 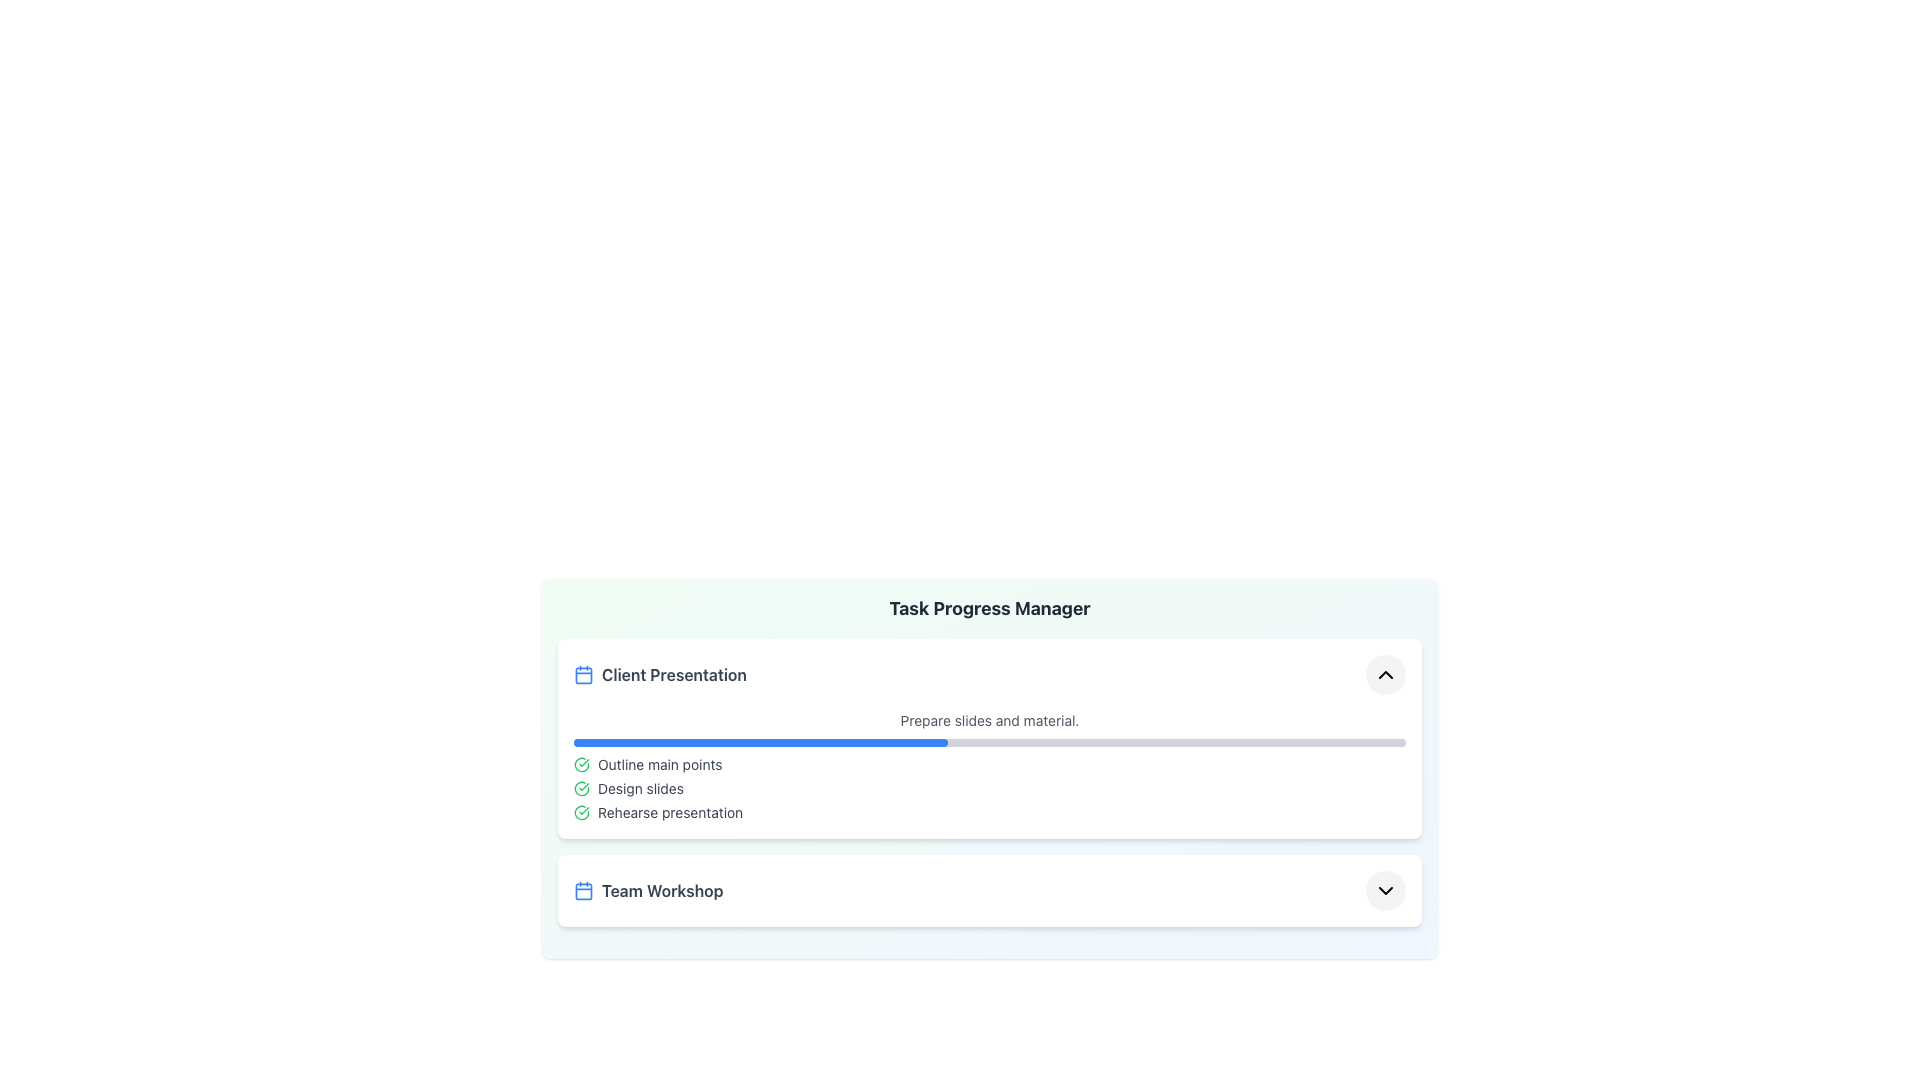 What do you see at coordinates (583, 890) in the screenshot?
I see `the Rectangle SVG graphical element that represents the body of the calendar icon` at bounding box center [583, 890].